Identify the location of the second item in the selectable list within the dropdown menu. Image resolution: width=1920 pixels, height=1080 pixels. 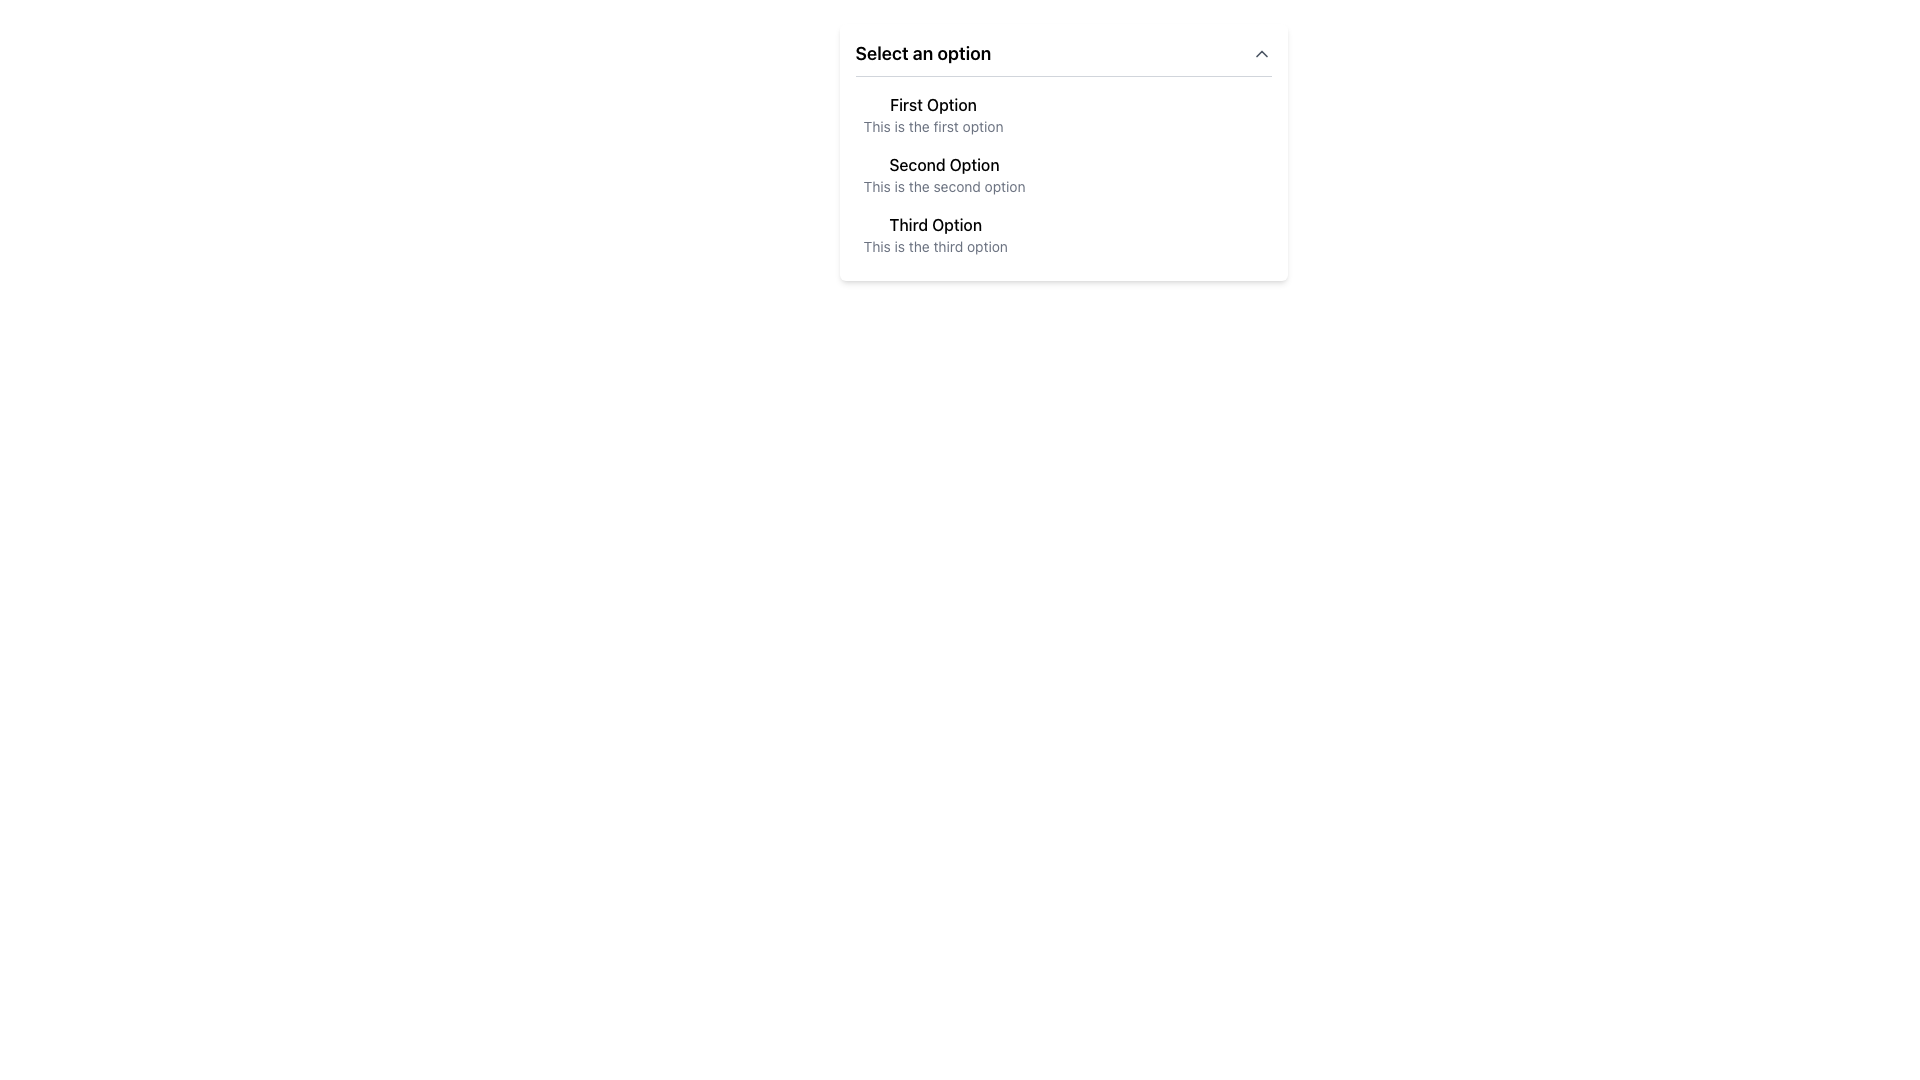
(1062, 151).